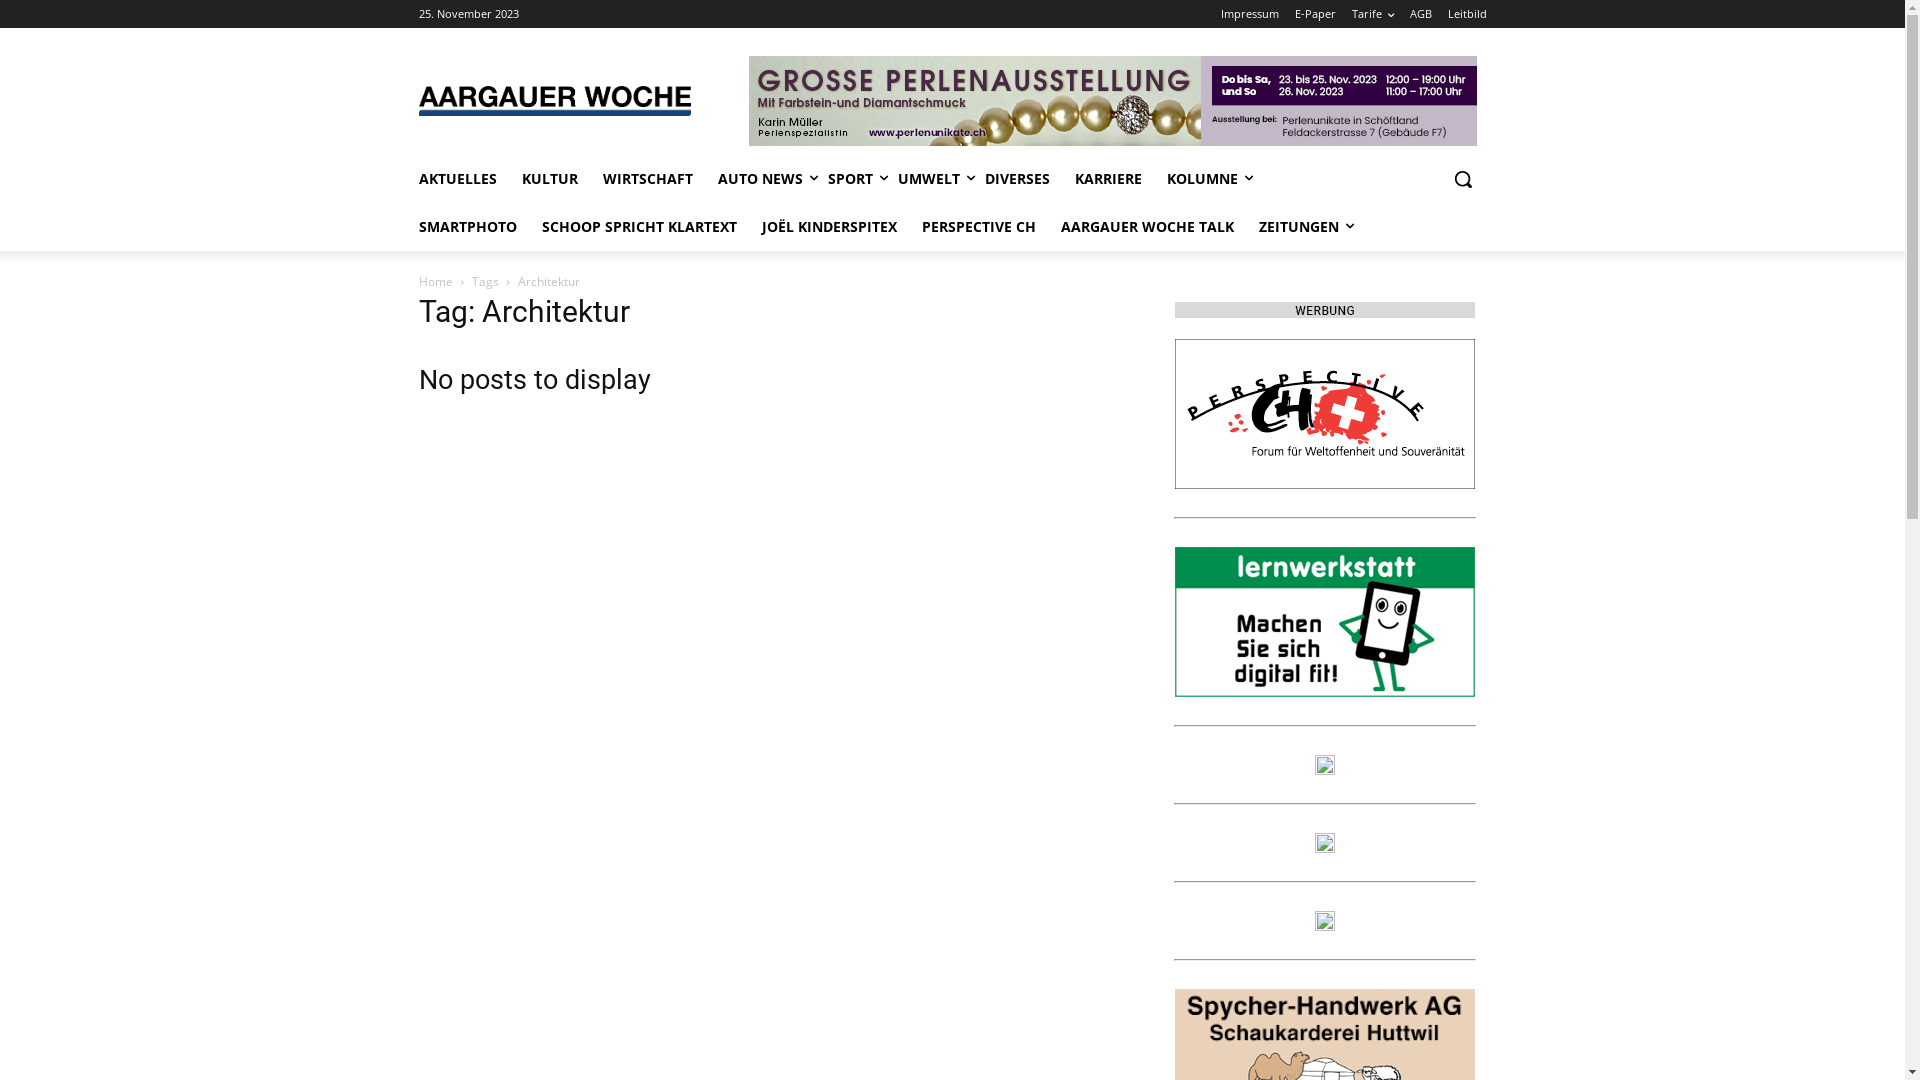 This screenshot has height=1080, width=1920. What do you see at coordinates (1146, 226) in the screenshot?
I see `'AARGAUER WOCHE TALK'` at bounding box center [1146, 226].